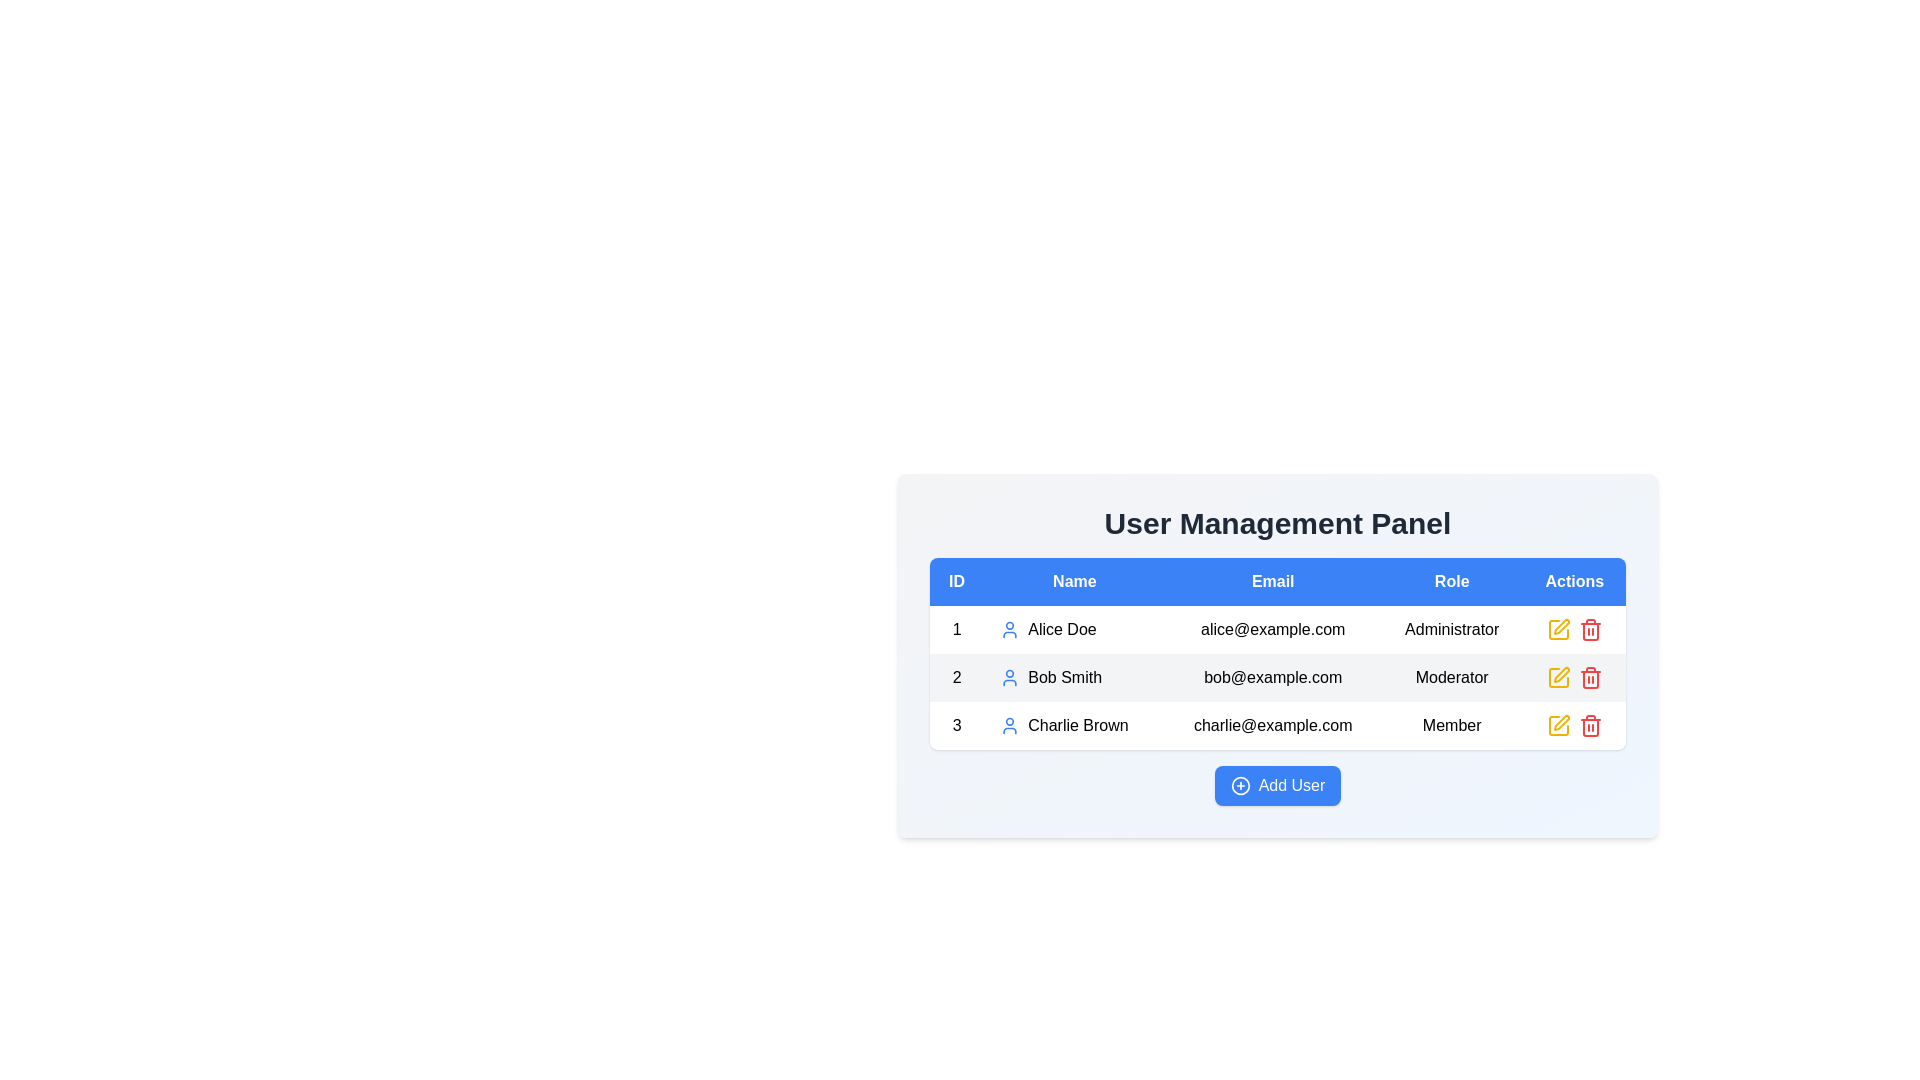 Image resolution: width=1920 pixels, height=1080 pixels. I want to click on the text label displaying 'Member' in the fourth column of the third row in the user management table, associated with 'Charlie Brown', so click(1452, 725).